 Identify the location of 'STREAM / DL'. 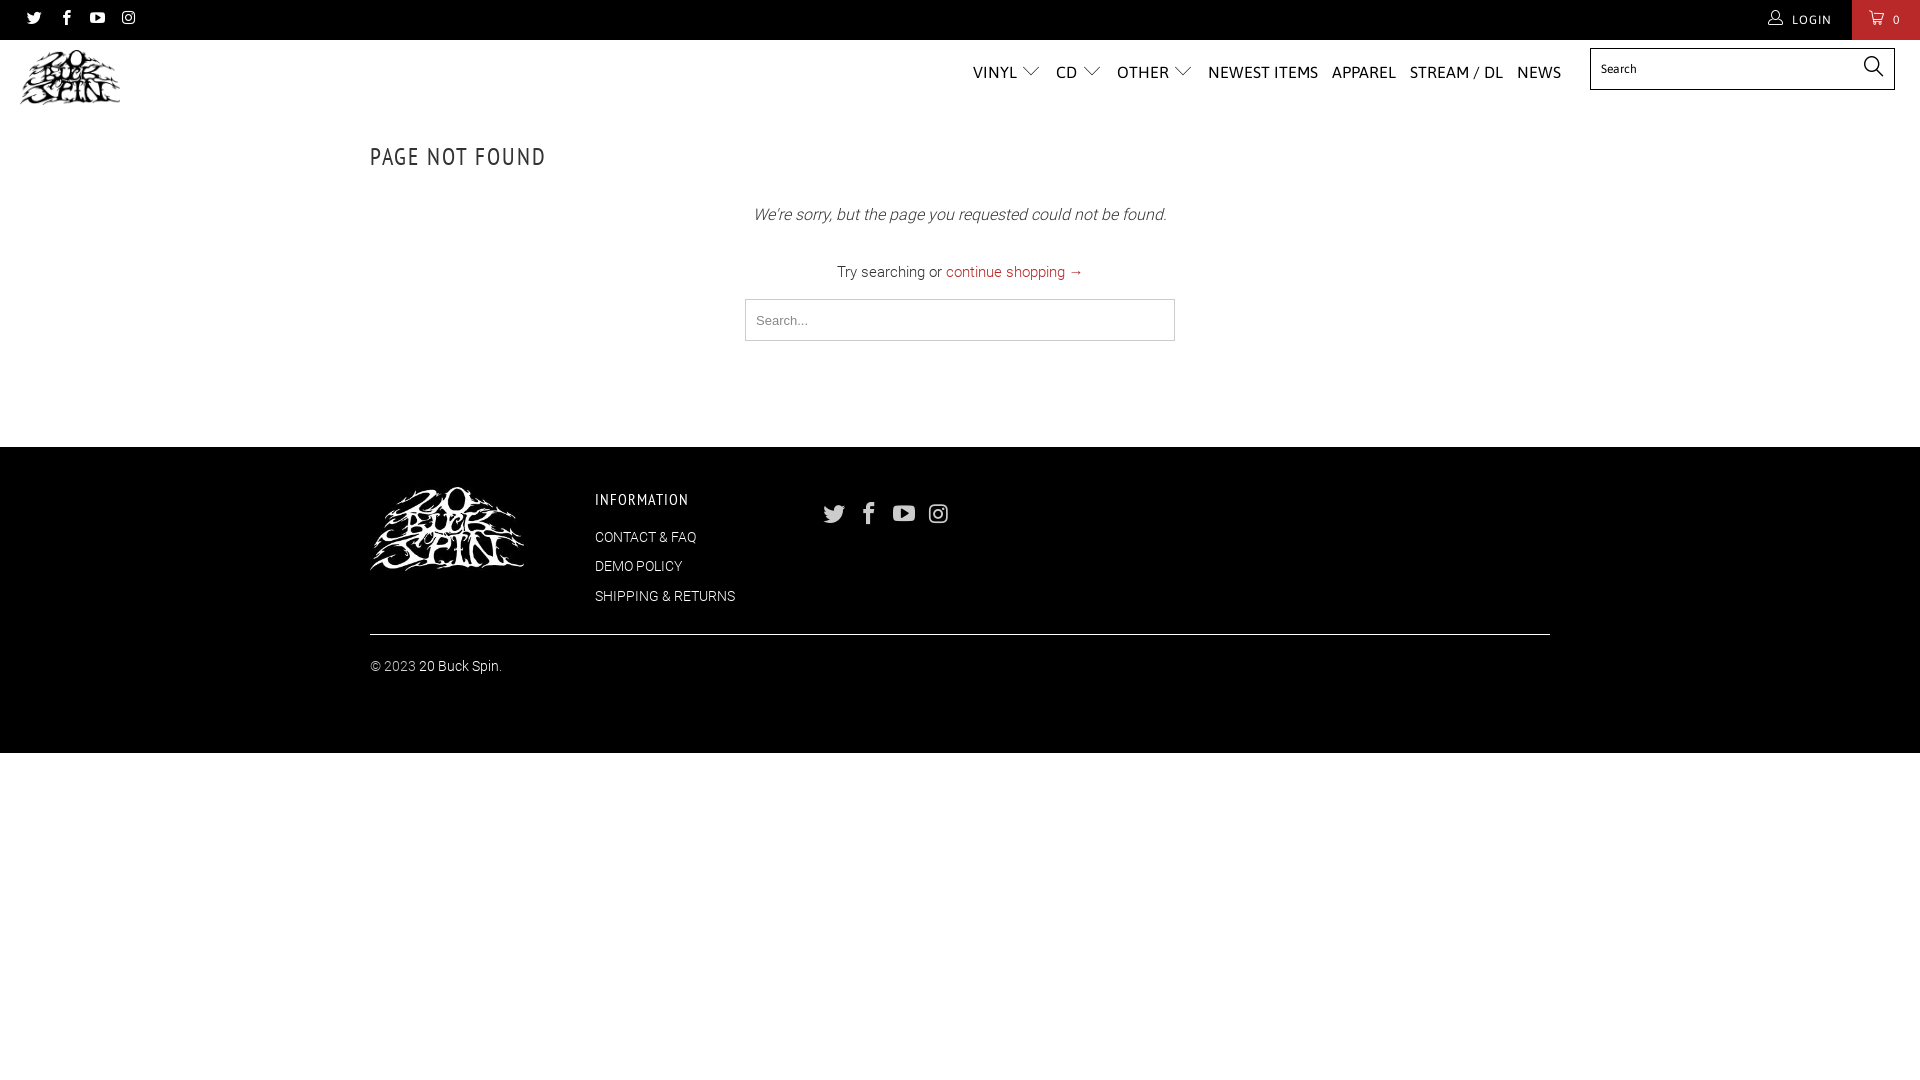
(1456, 71).